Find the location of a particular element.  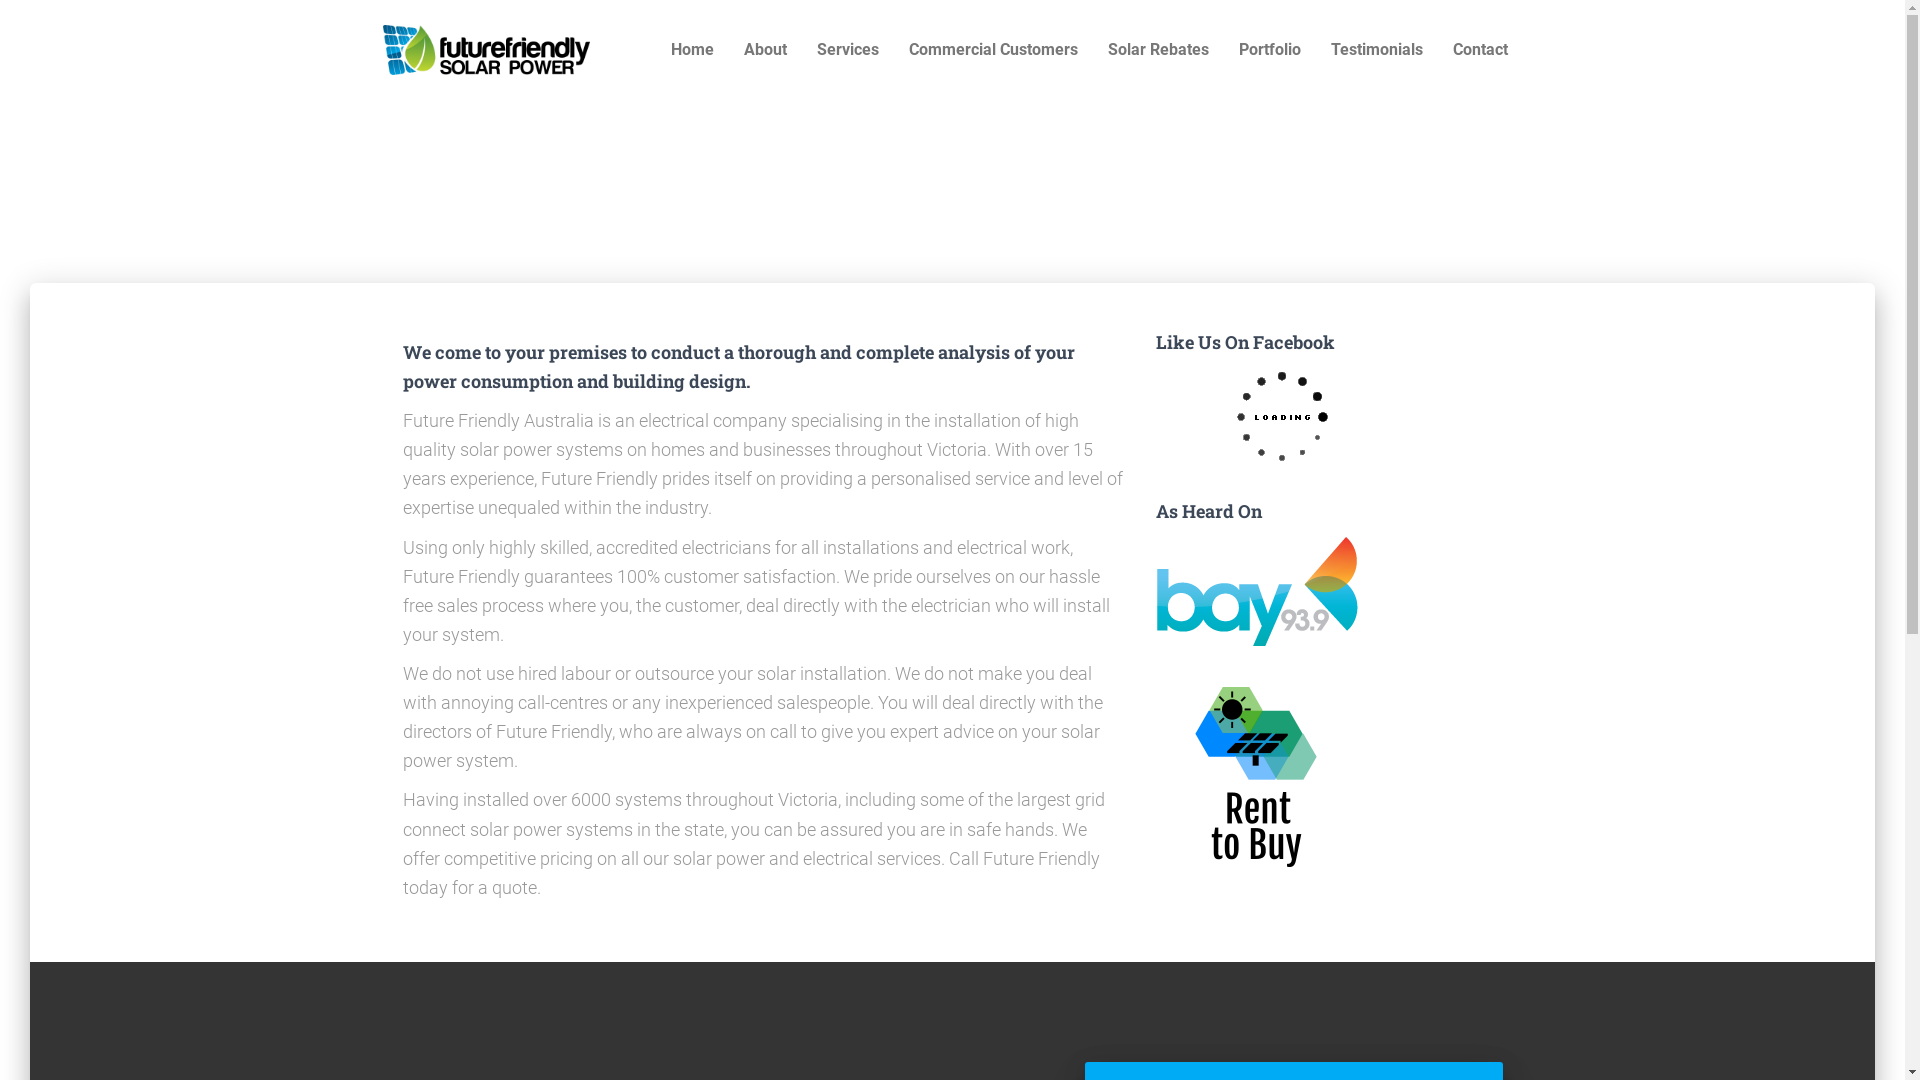

'Services' is located at coordinates (848, 49).